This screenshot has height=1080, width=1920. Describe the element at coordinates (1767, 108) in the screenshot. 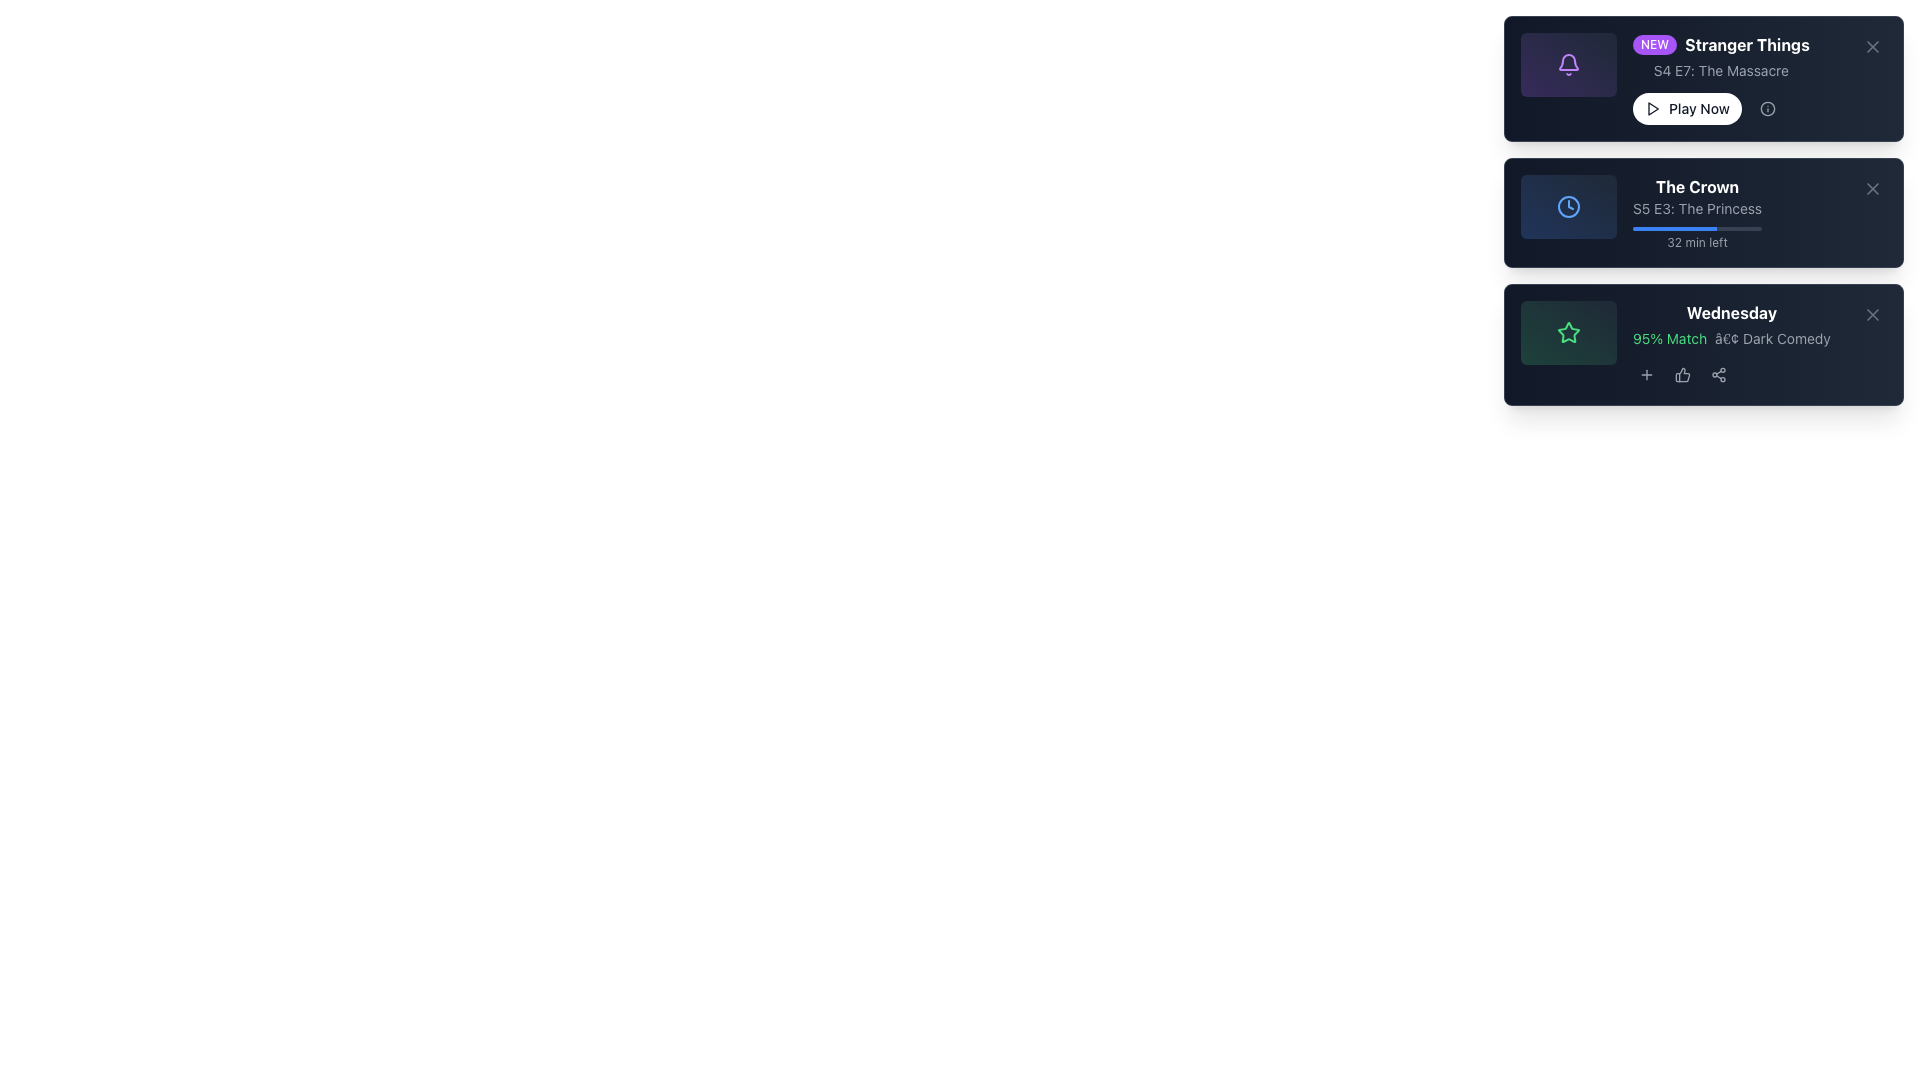

I see `the small circular icon with an outlined 'info' symbol located at the top-right corner of the first card in a vertical stack of three cards` at that location.